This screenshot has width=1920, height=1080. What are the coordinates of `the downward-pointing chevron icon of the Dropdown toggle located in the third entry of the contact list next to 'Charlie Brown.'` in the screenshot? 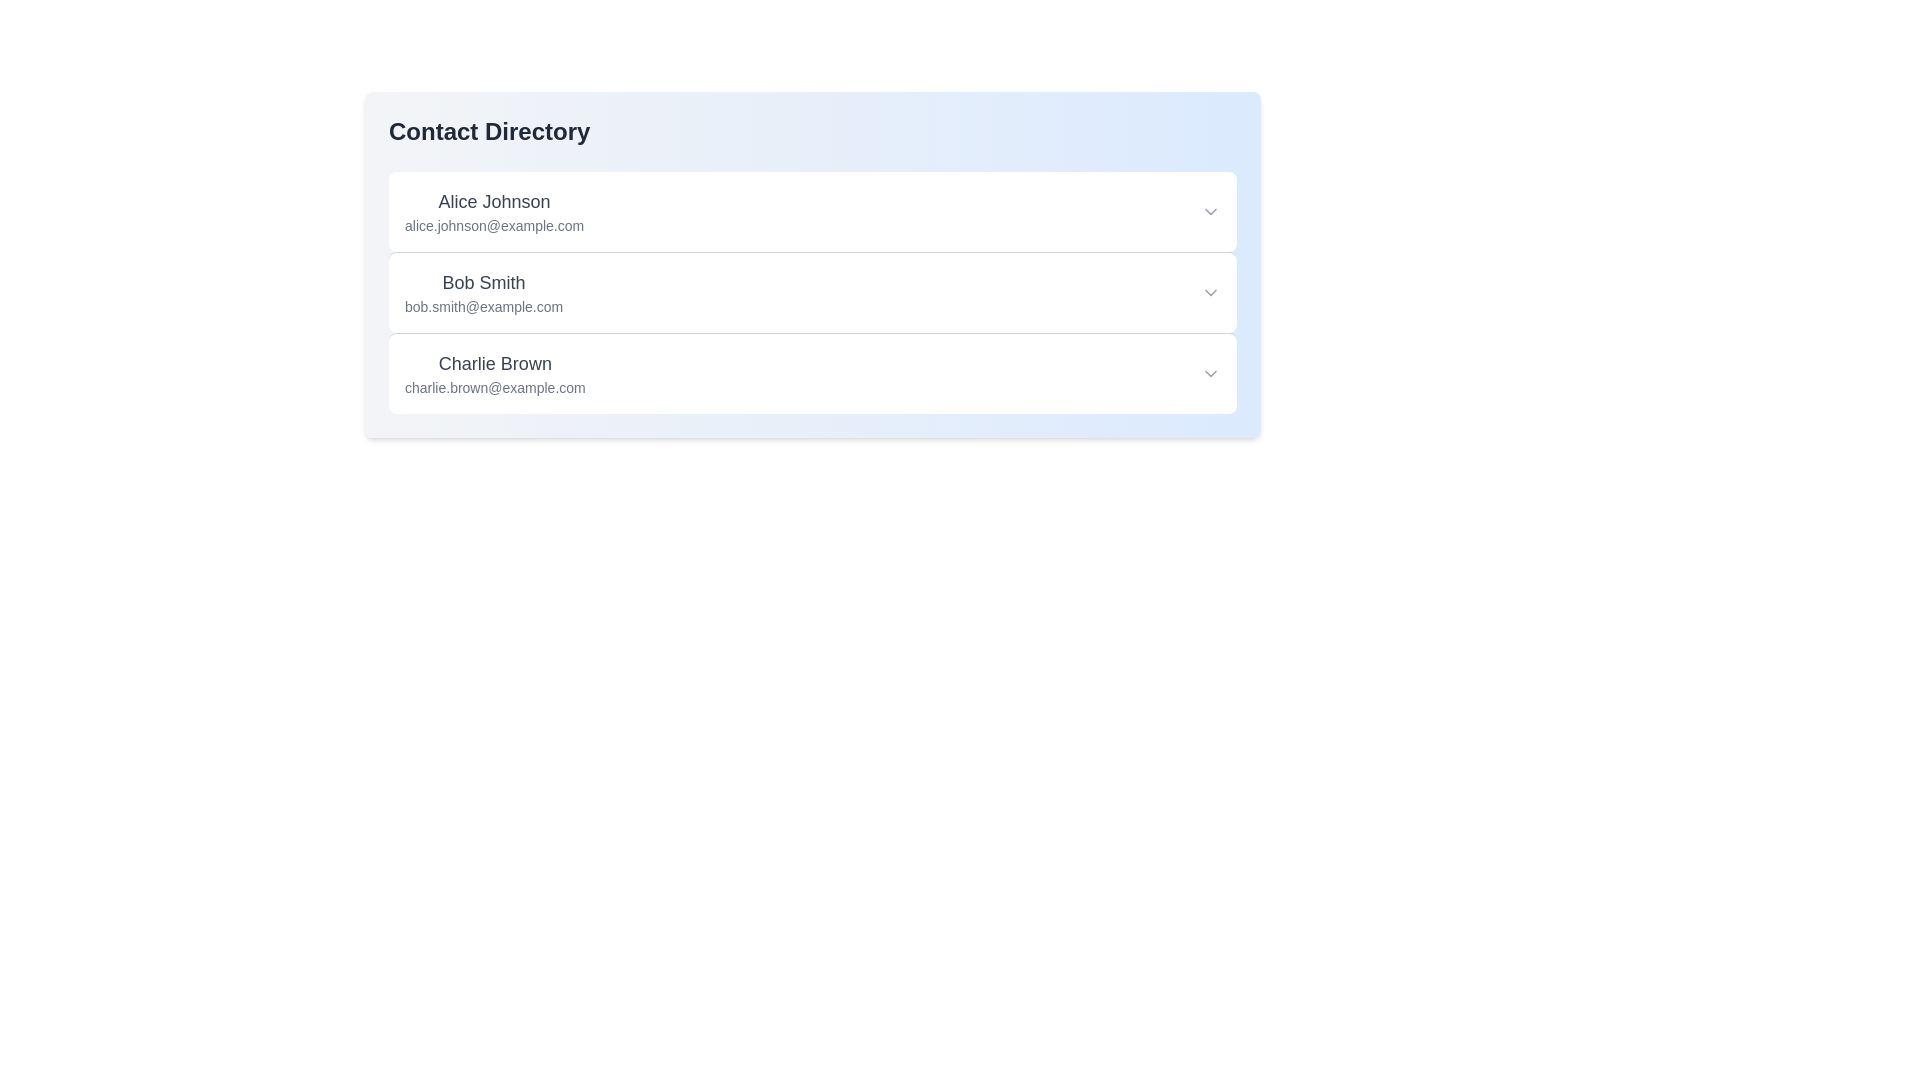 It's located at (1209, 374).